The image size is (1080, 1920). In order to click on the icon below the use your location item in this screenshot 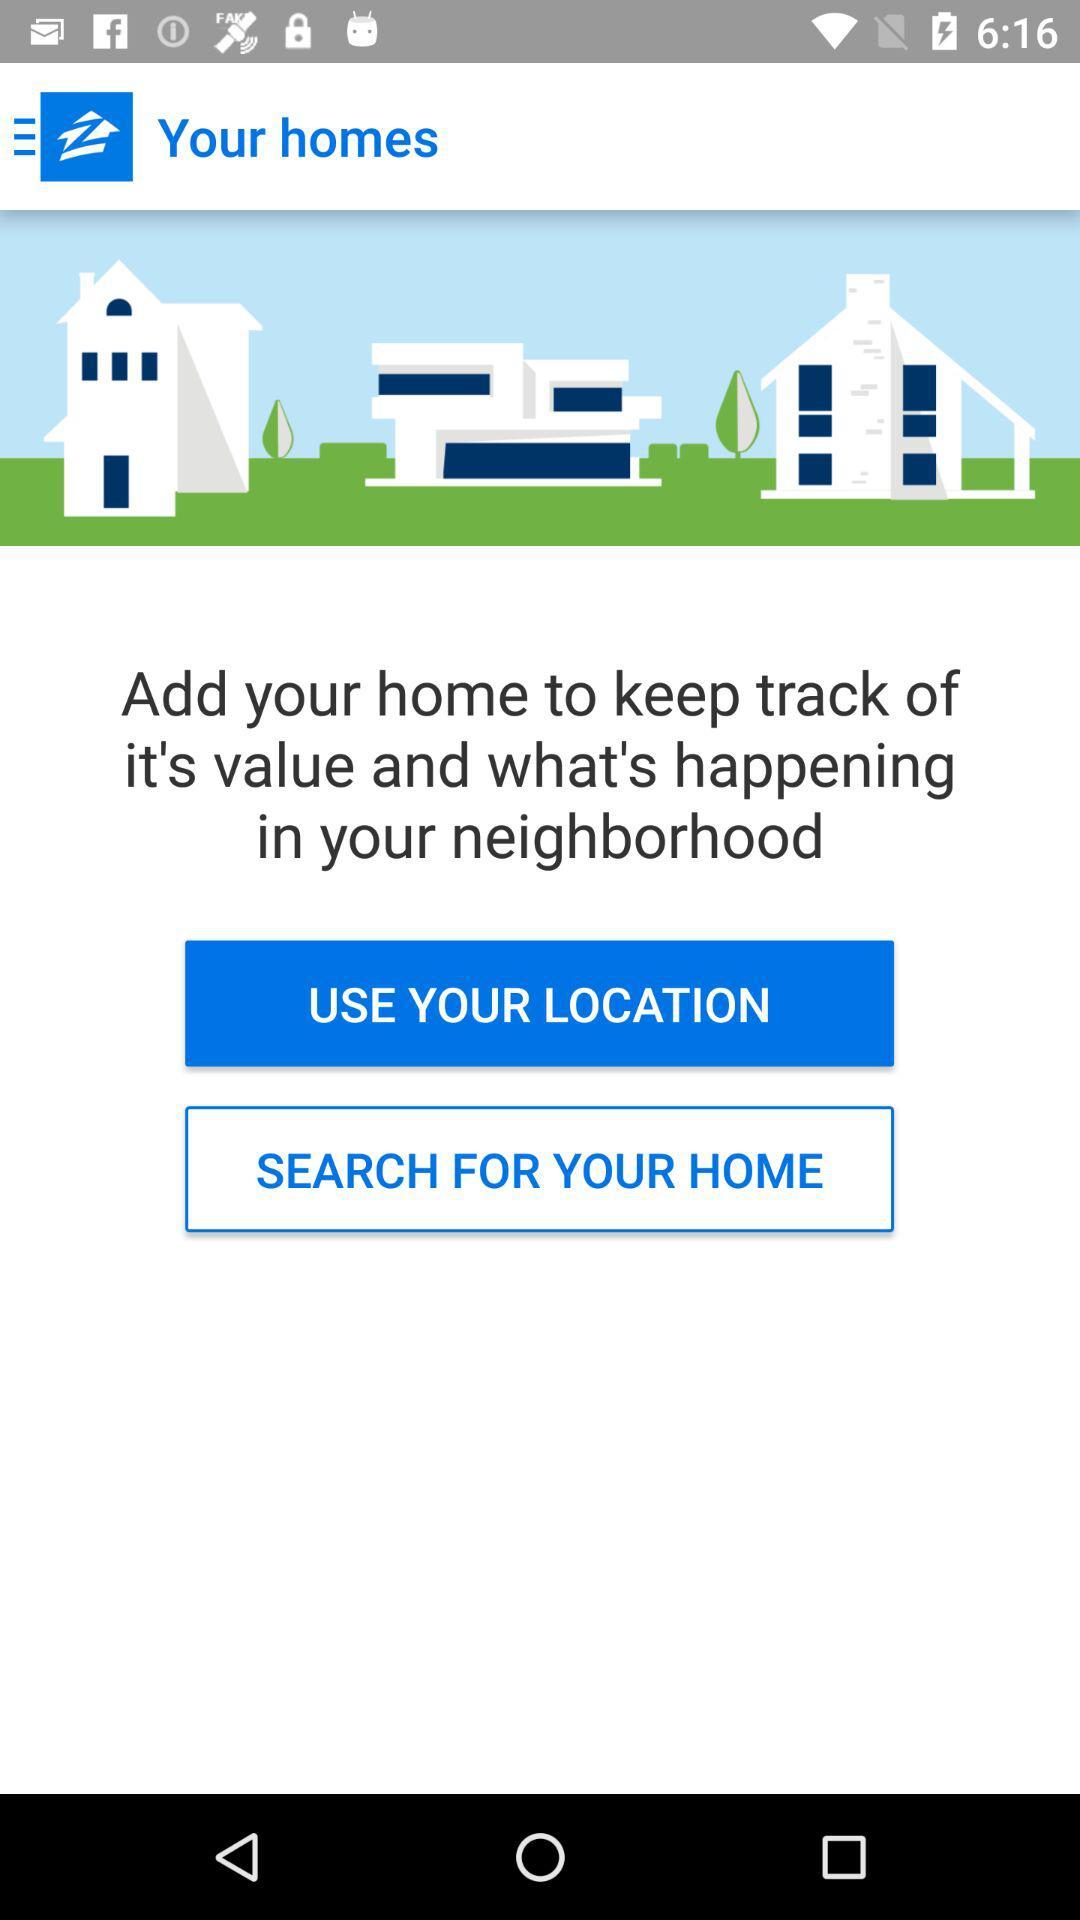, I will do `click(538, 1169)`.